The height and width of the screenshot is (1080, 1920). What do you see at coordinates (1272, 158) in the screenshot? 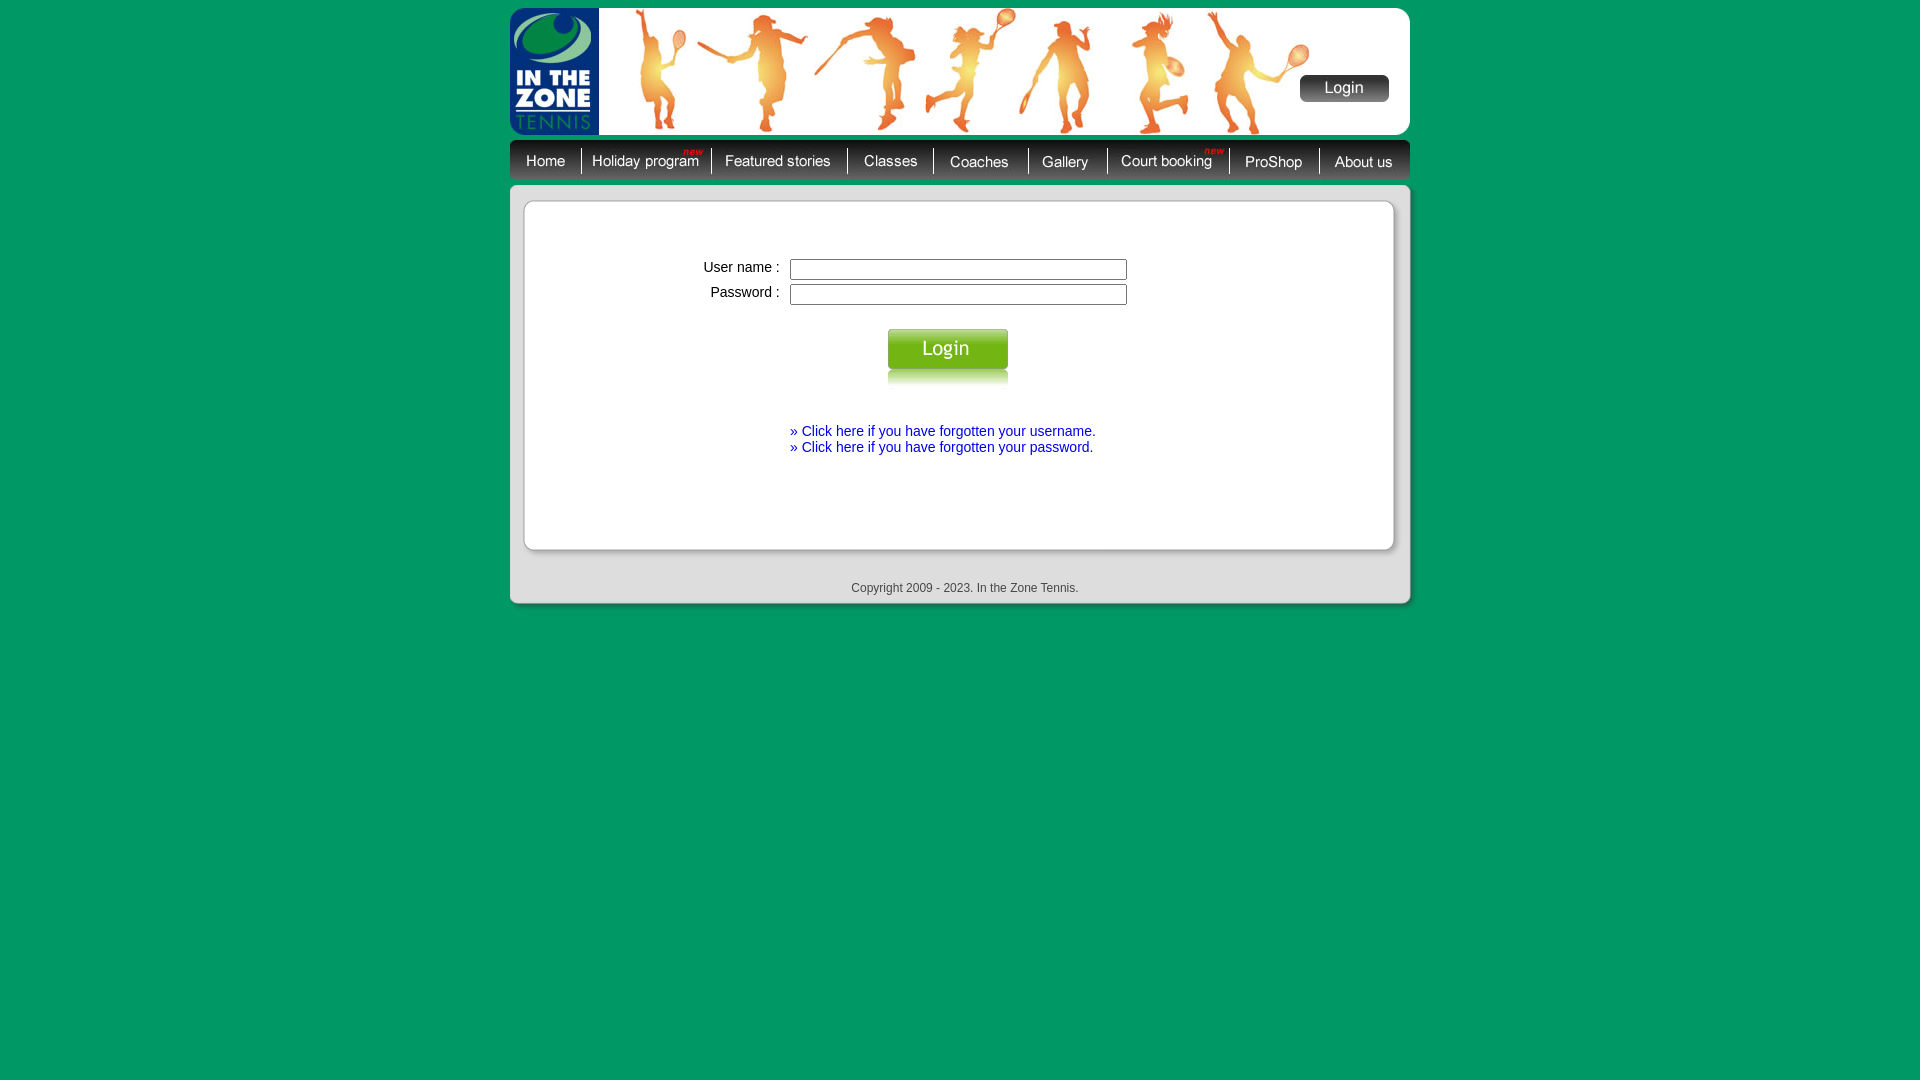
I see `'Proshop'` at bounding box center [1272, 158].